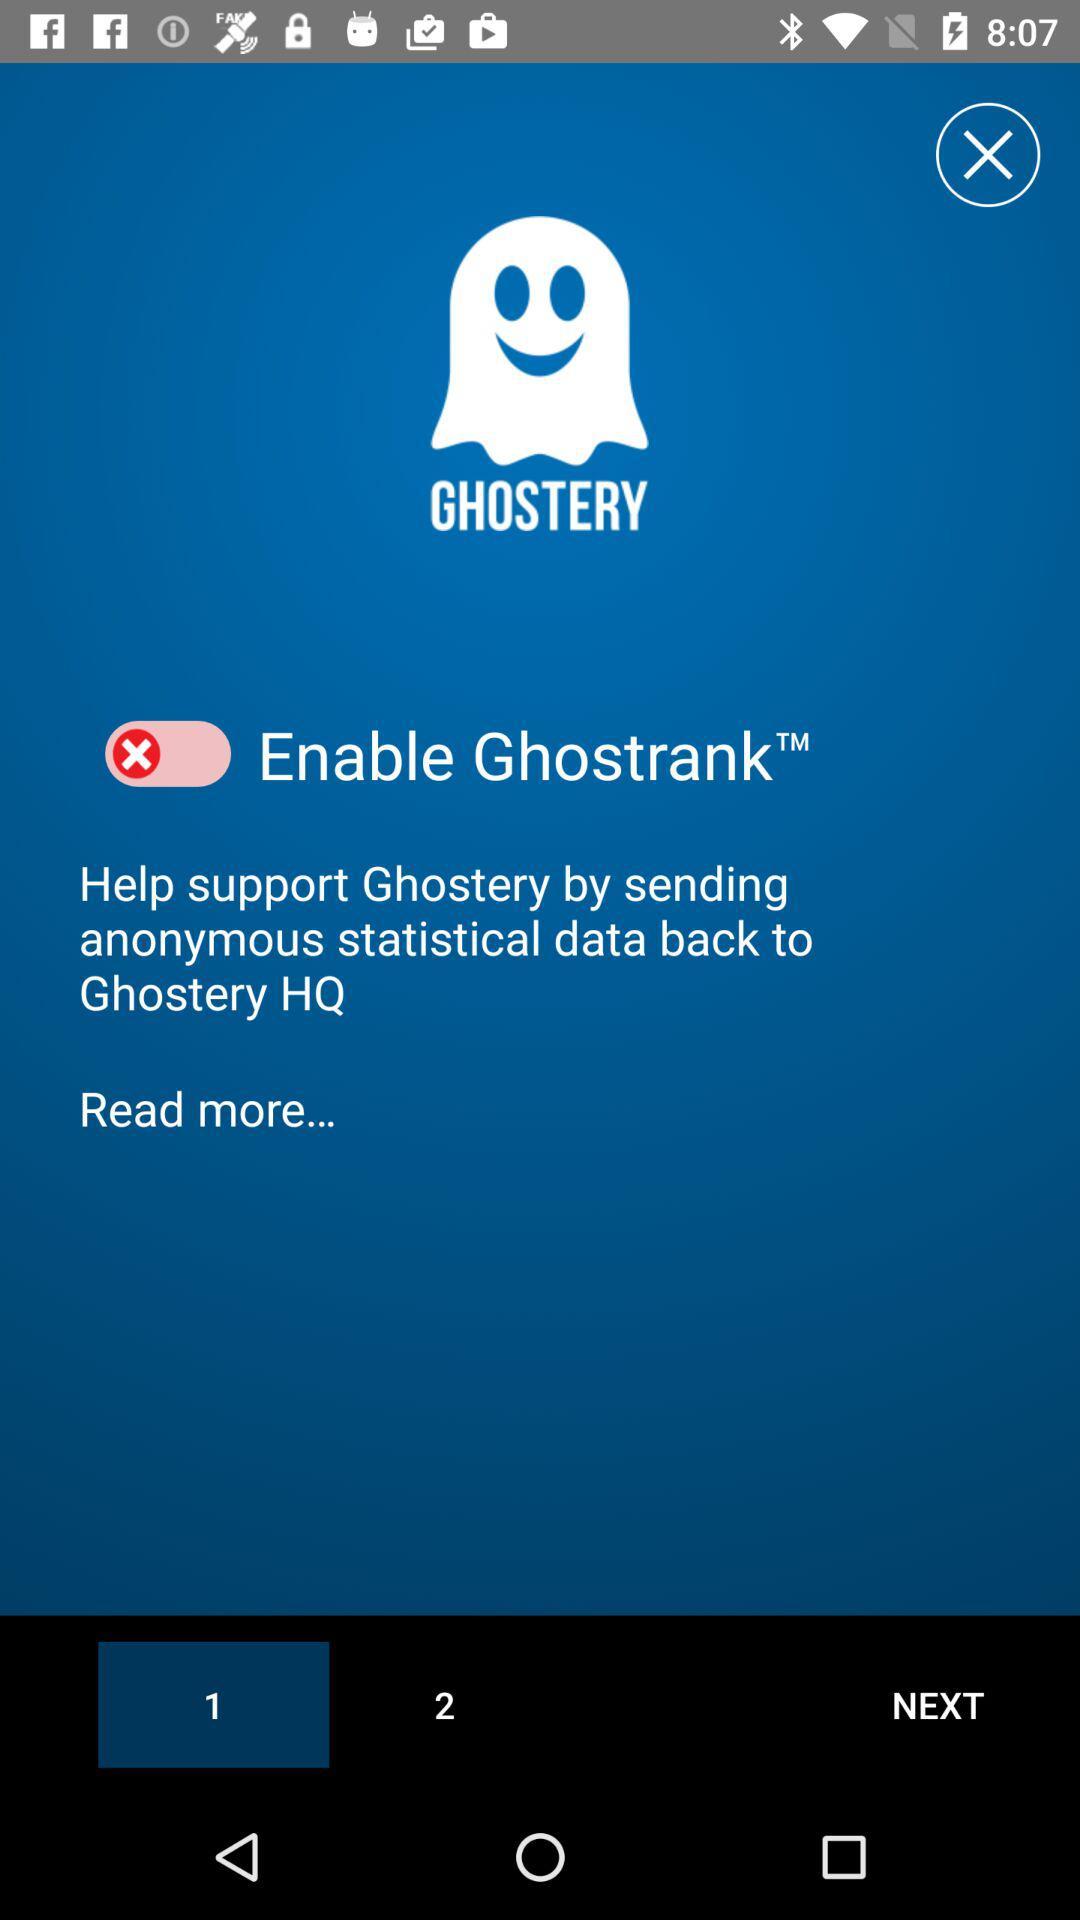 The image size is (1080, 1920). What do you see at coordinates (987, 153) in the screenshot?
I see `the advert` at bounding box center [987, 153].